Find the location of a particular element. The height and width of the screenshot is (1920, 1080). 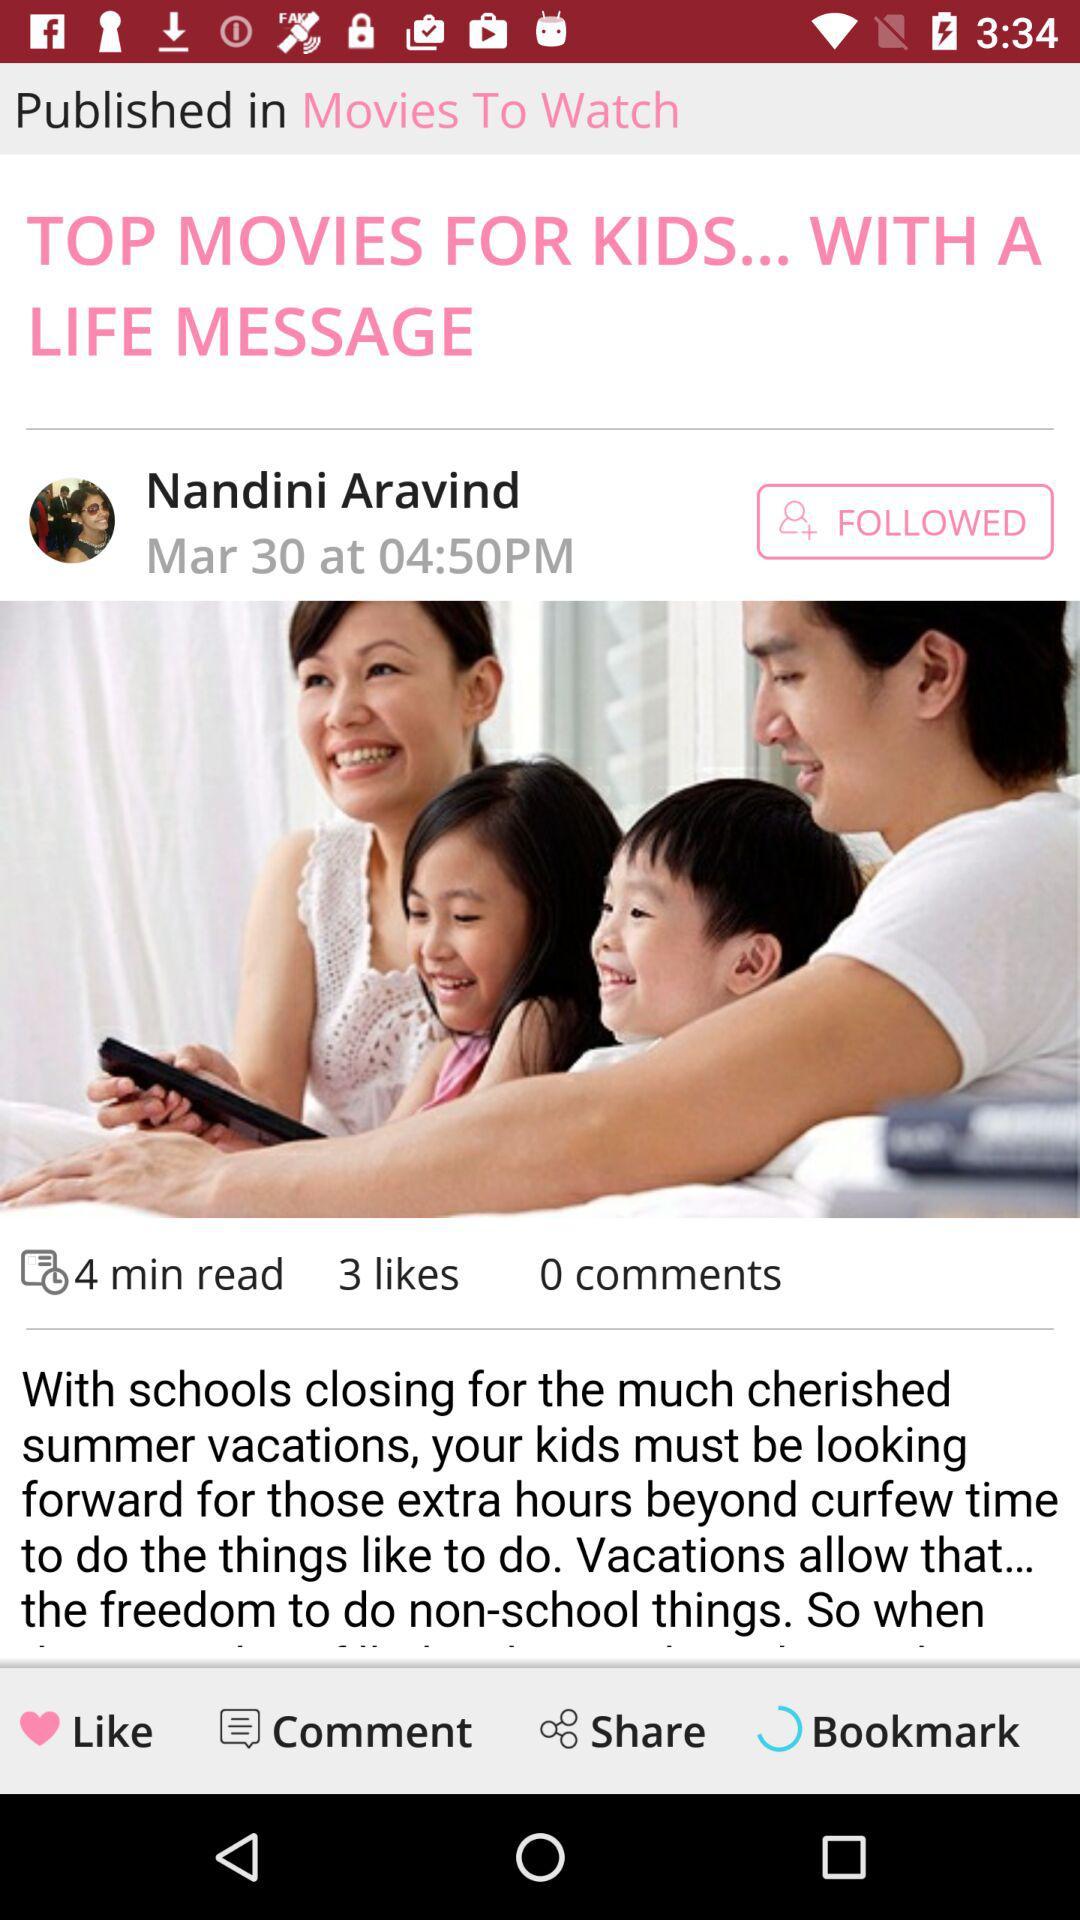

like is located at coordinates (39, 1727).